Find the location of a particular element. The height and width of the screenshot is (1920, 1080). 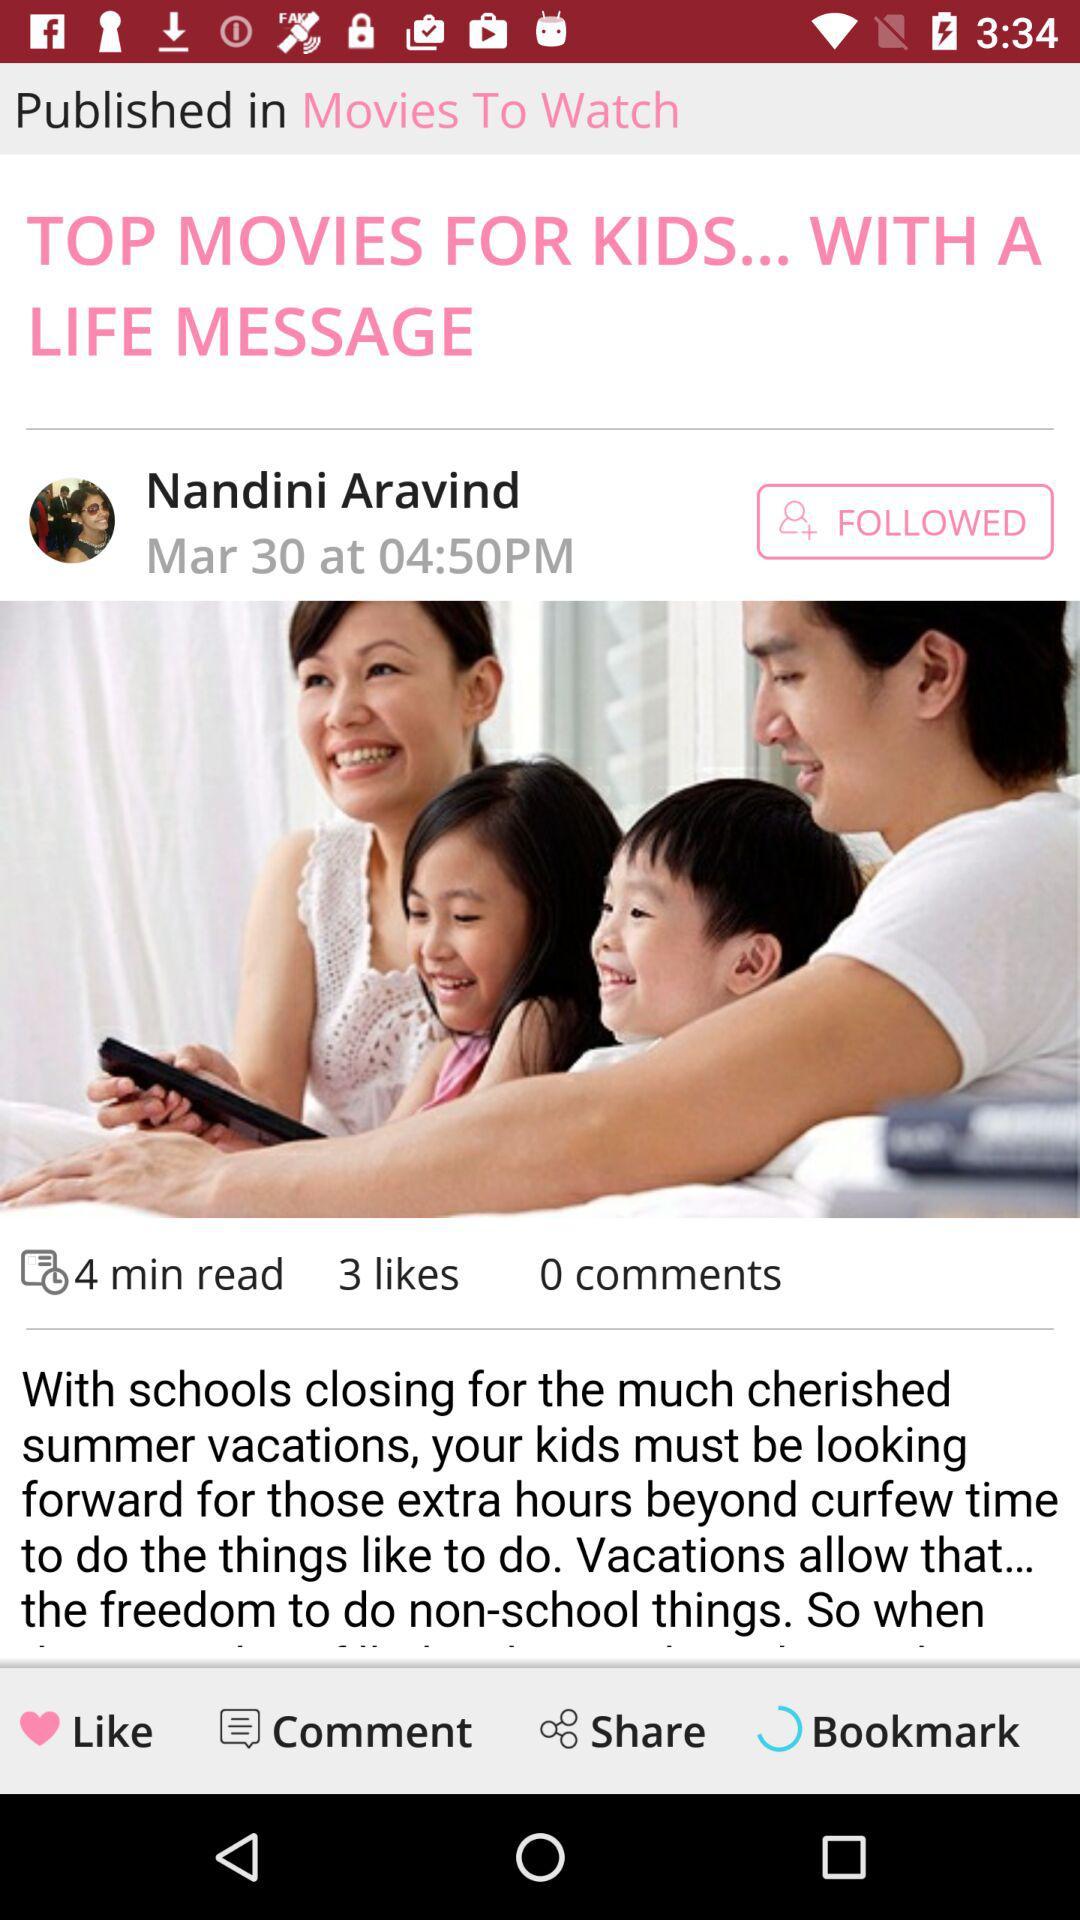

like is located at coordinates (39, 1727).